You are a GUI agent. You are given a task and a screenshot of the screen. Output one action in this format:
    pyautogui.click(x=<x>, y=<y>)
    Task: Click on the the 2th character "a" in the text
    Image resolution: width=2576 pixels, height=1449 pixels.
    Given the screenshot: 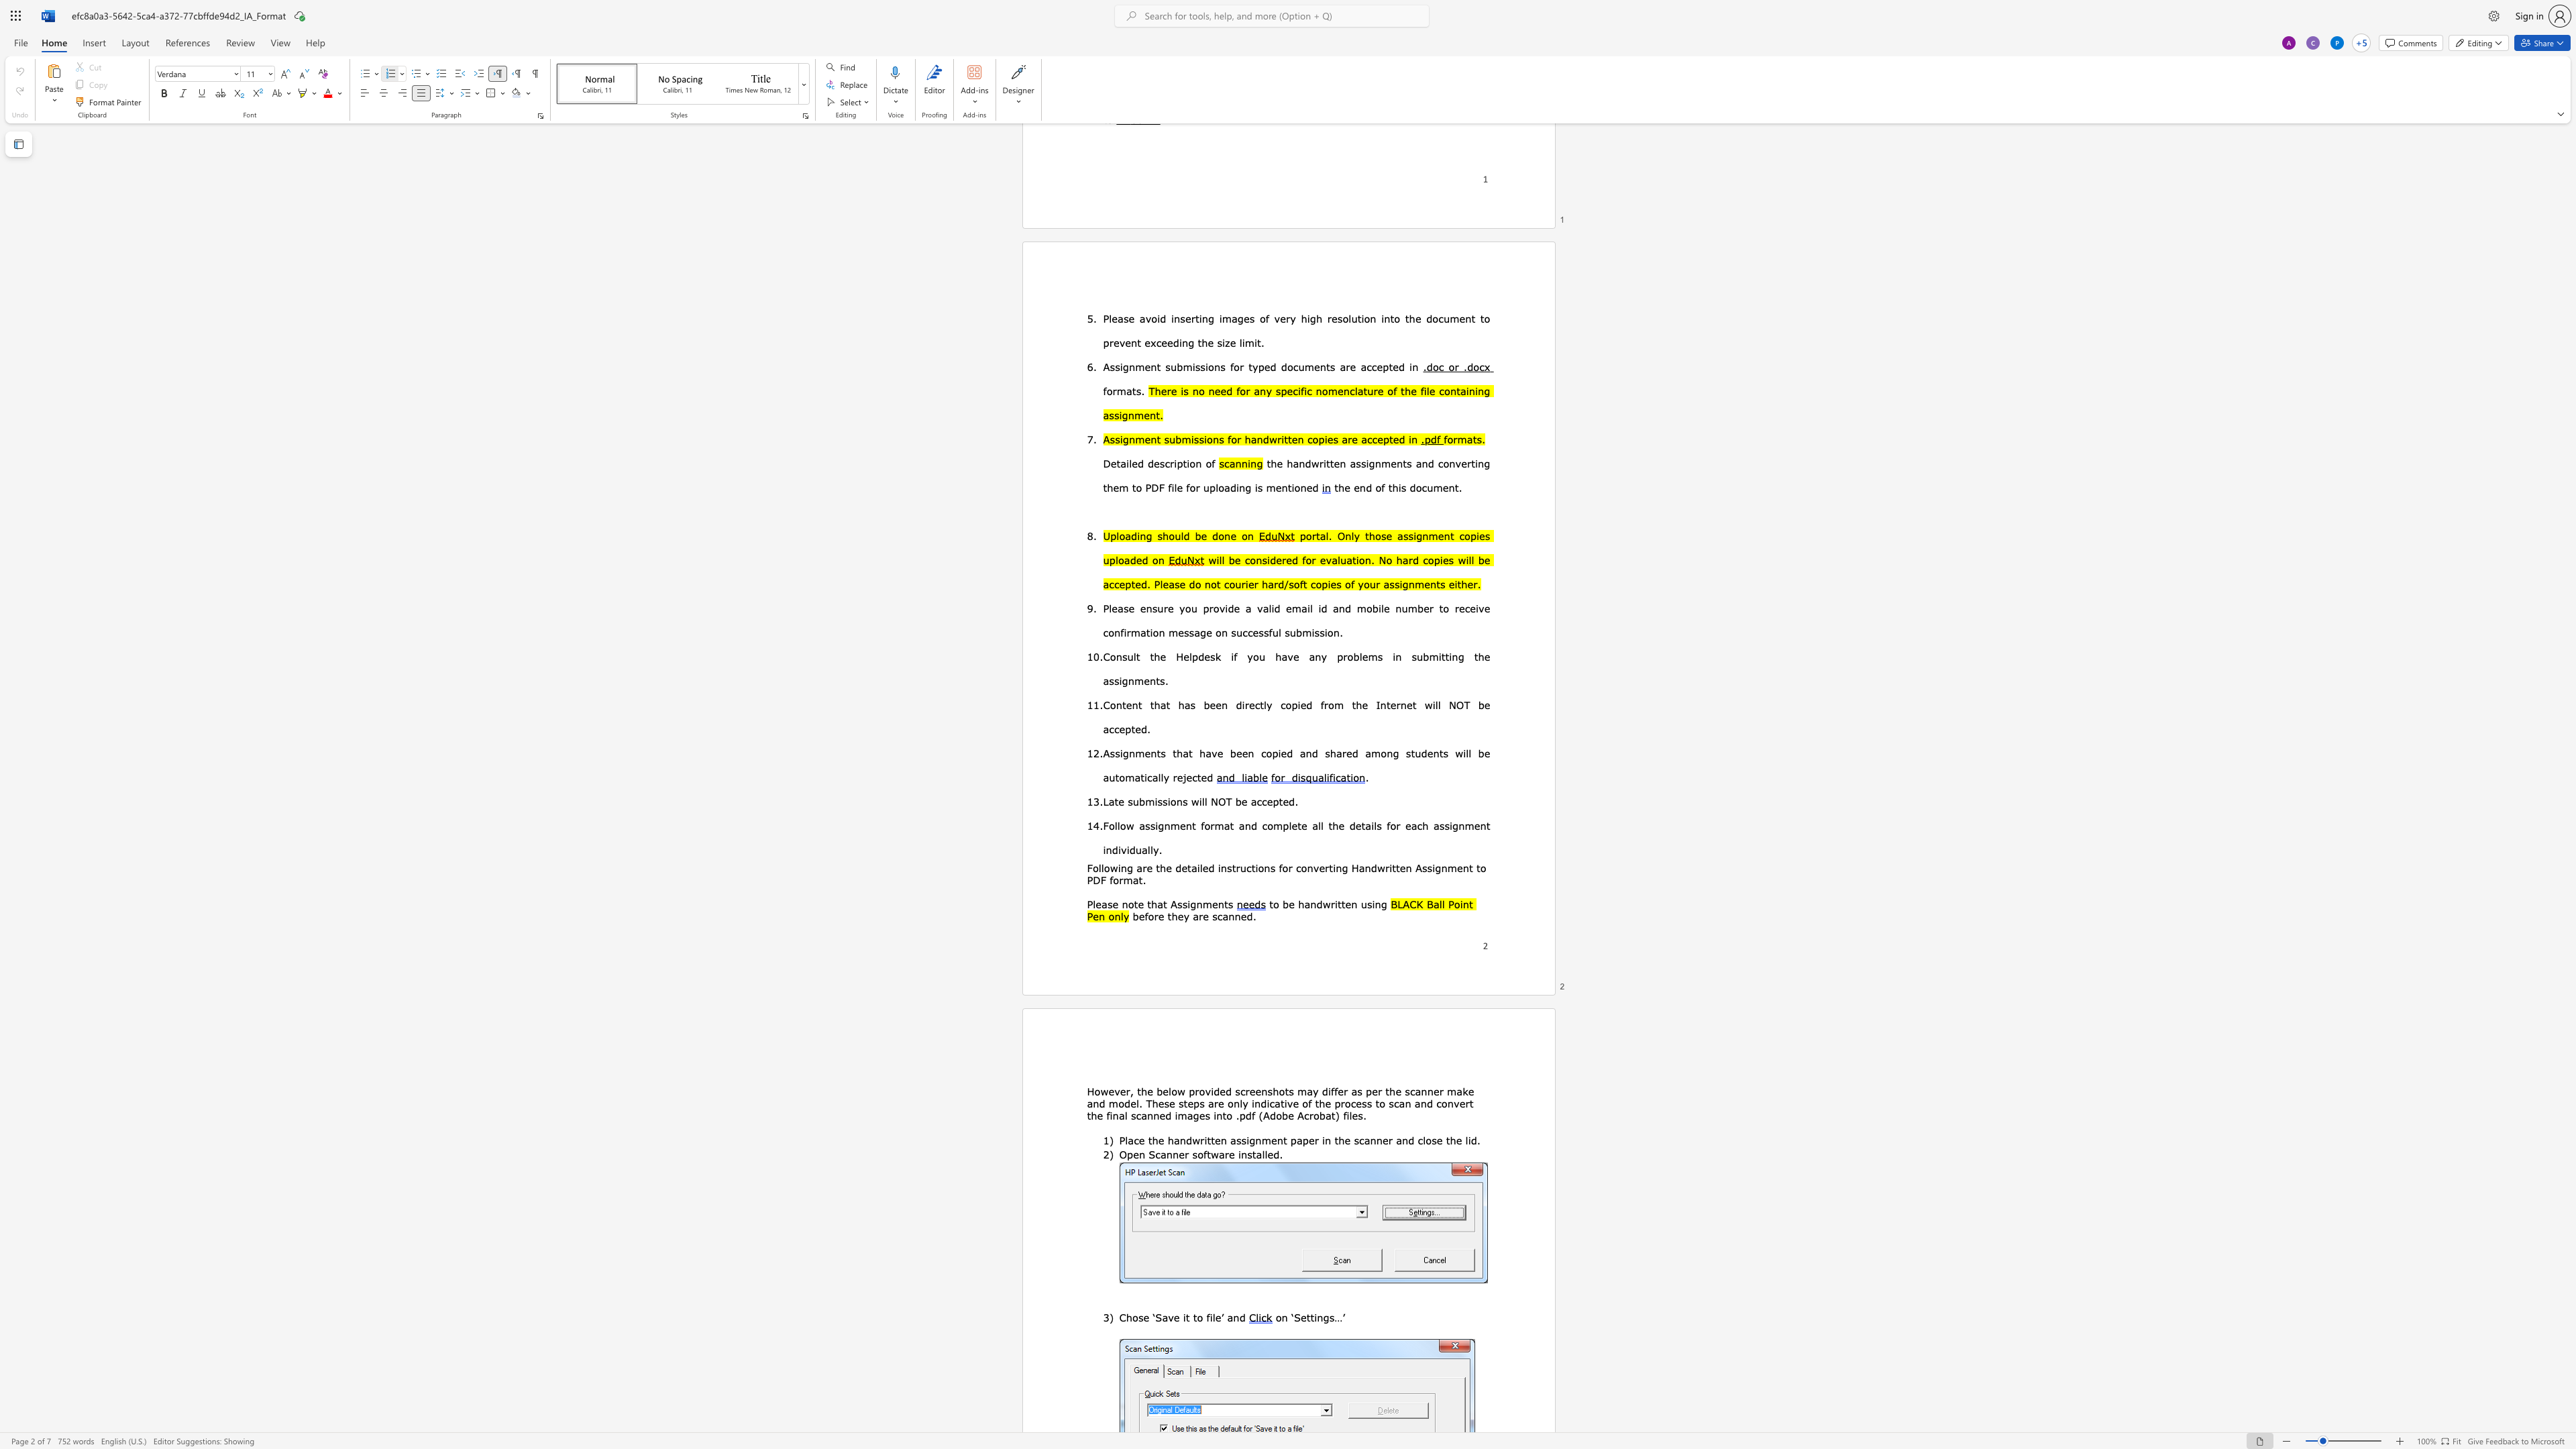 What is the action you would take?
    pyautogui.click(x=1159, y=904)
    